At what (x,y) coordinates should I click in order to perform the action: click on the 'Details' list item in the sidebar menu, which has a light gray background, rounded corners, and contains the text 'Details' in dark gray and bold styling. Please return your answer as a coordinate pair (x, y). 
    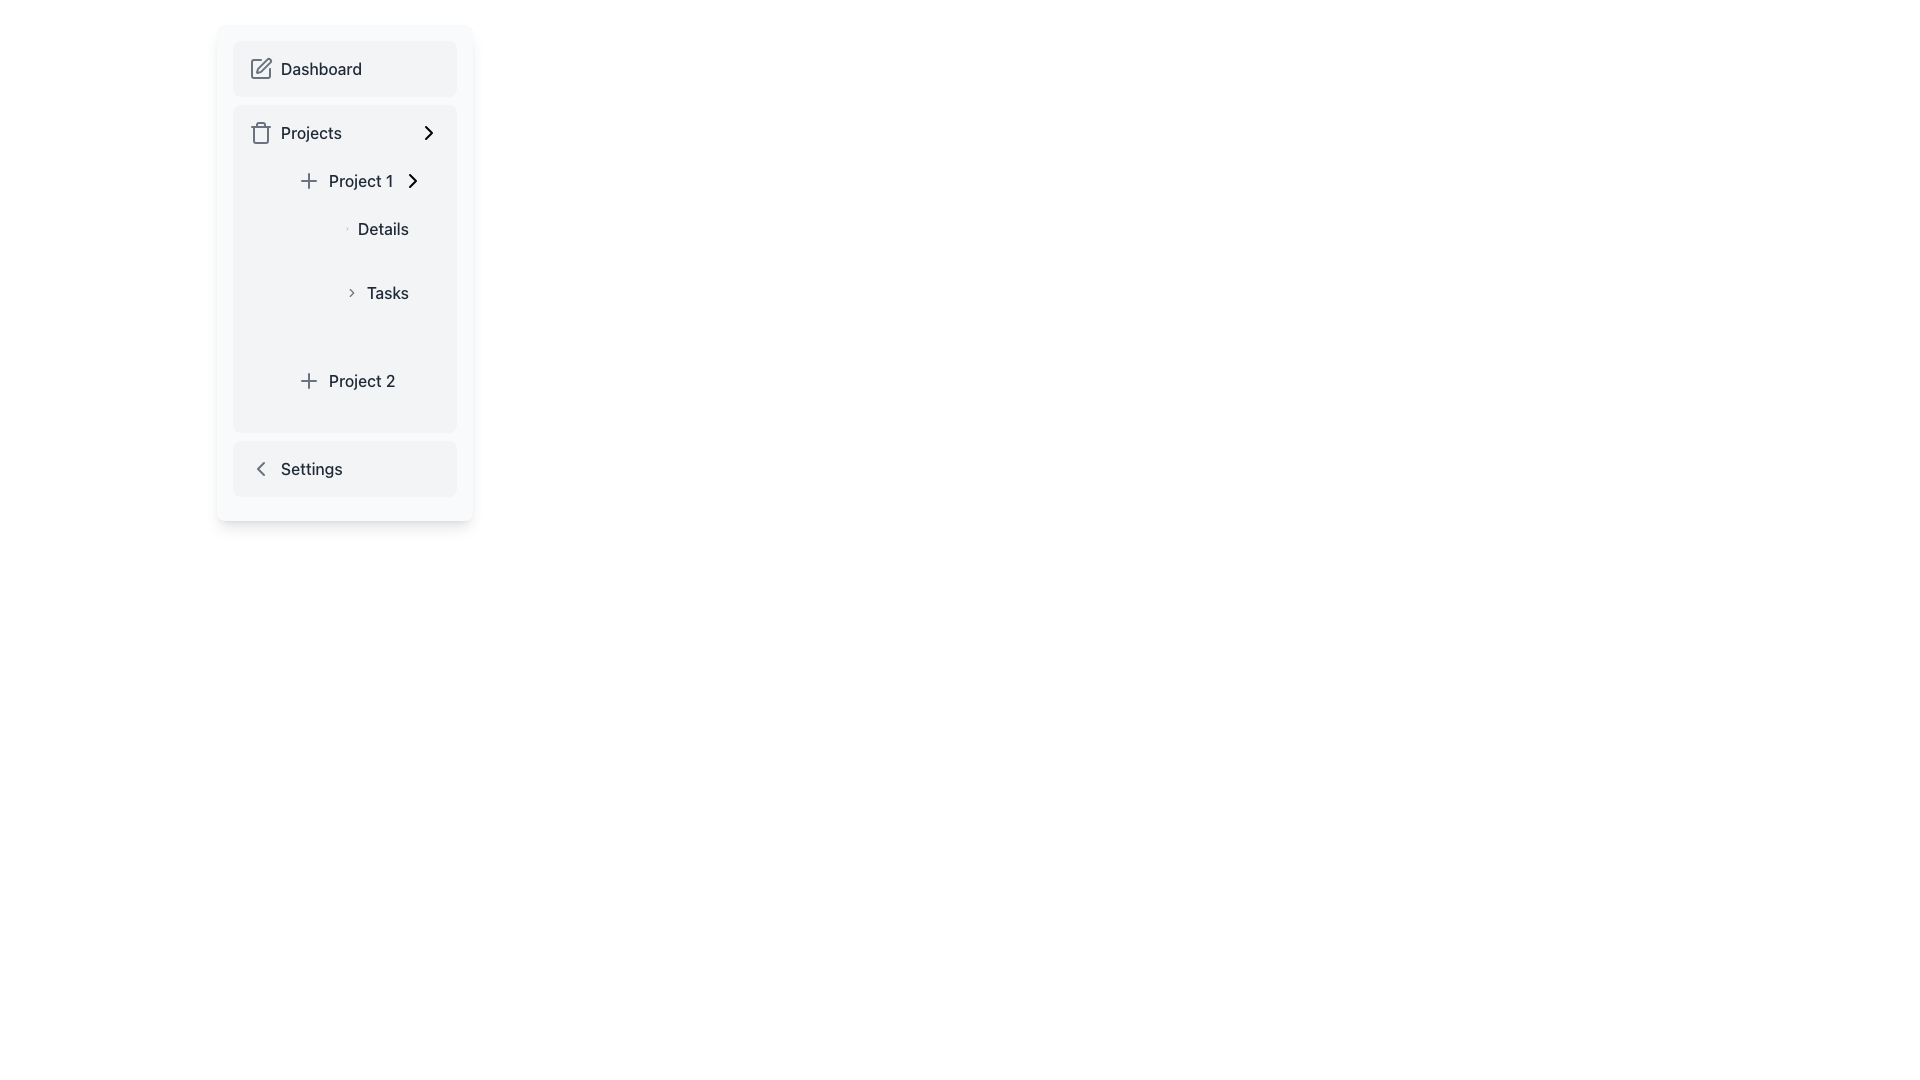
    Looking at the image, I should click on (377, 227).